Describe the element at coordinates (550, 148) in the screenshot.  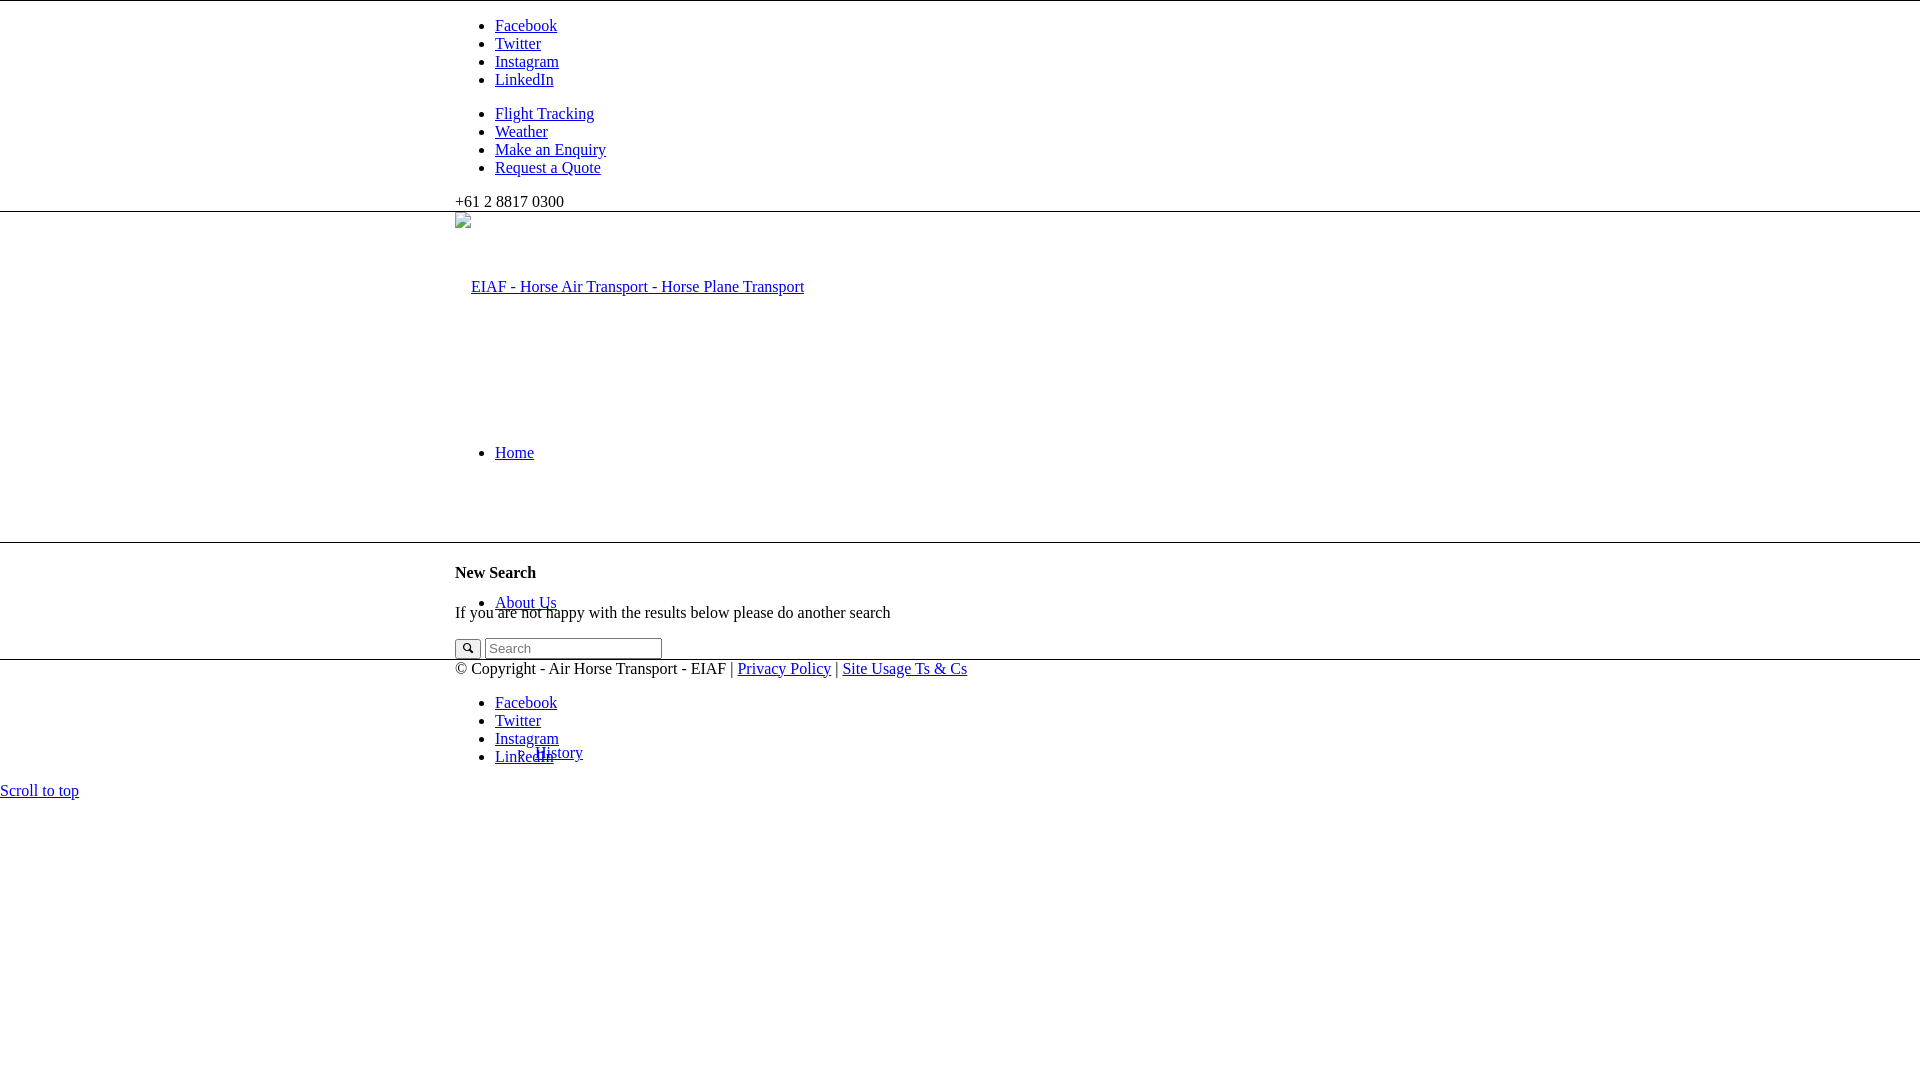
I see `'Make an Enquiry'` at that location.